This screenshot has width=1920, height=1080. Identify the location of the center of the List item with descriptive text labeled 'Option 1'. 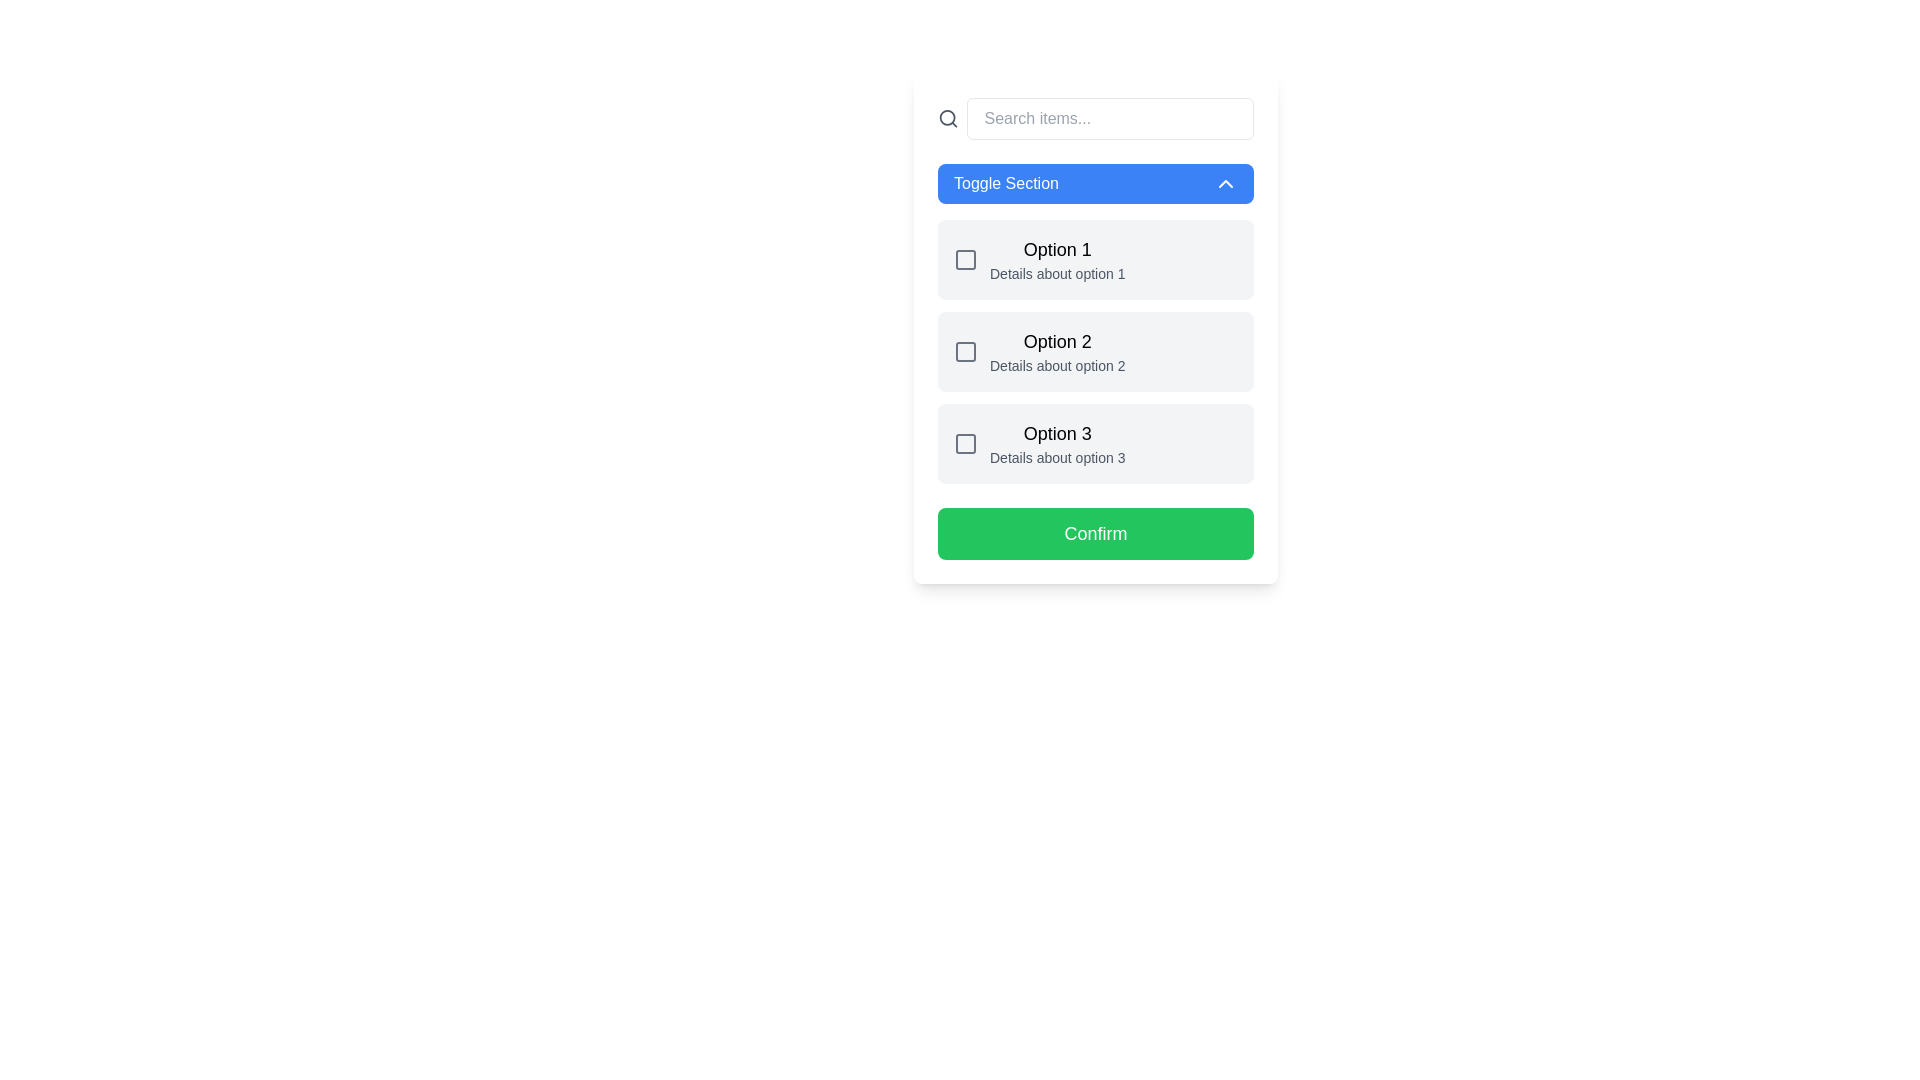
(1056, 258).